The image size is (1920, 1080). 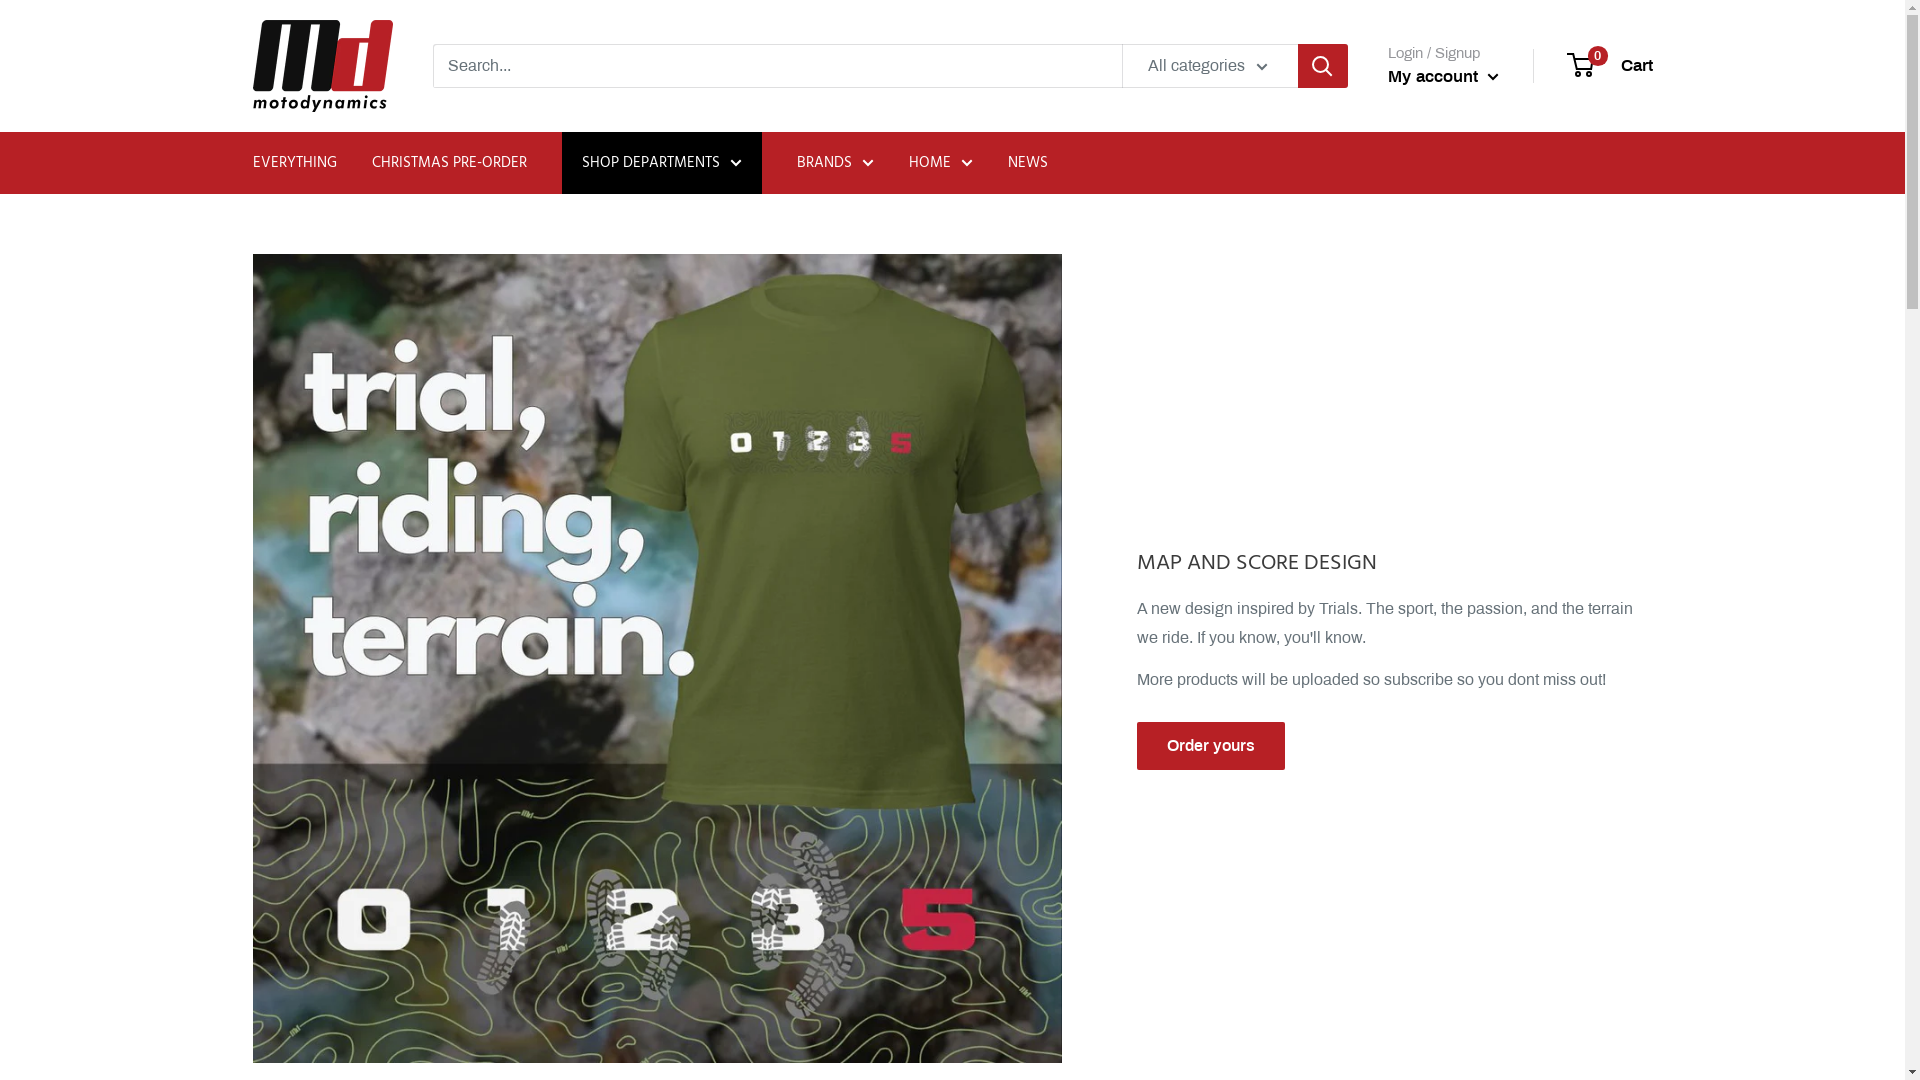 What do you see at coordinates (939, 161) in the screenshot?
I see `'HOME'` at bounding box center [939, 161].